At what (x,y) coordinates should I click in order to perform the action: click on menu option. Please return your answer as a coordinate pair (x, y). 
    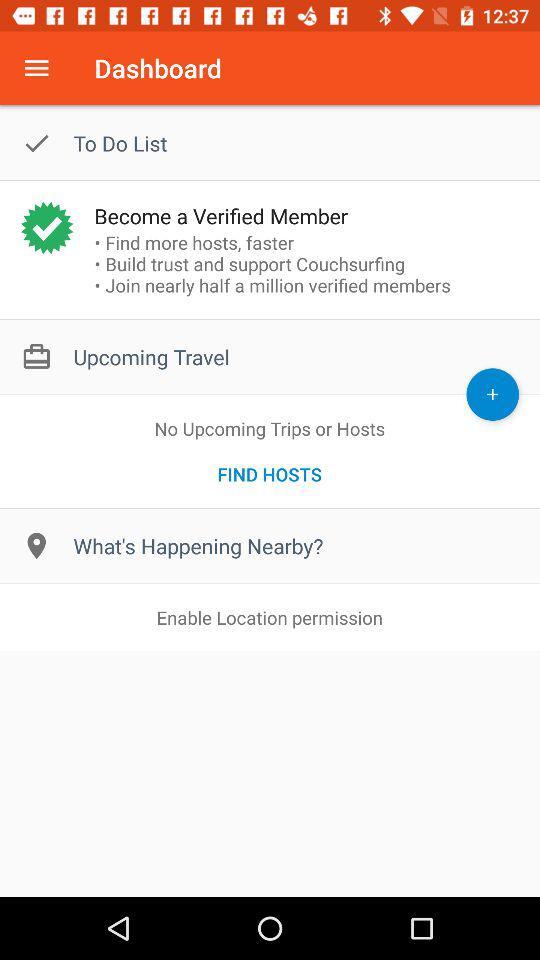
    Looking at the image, I should click on (36, 68).